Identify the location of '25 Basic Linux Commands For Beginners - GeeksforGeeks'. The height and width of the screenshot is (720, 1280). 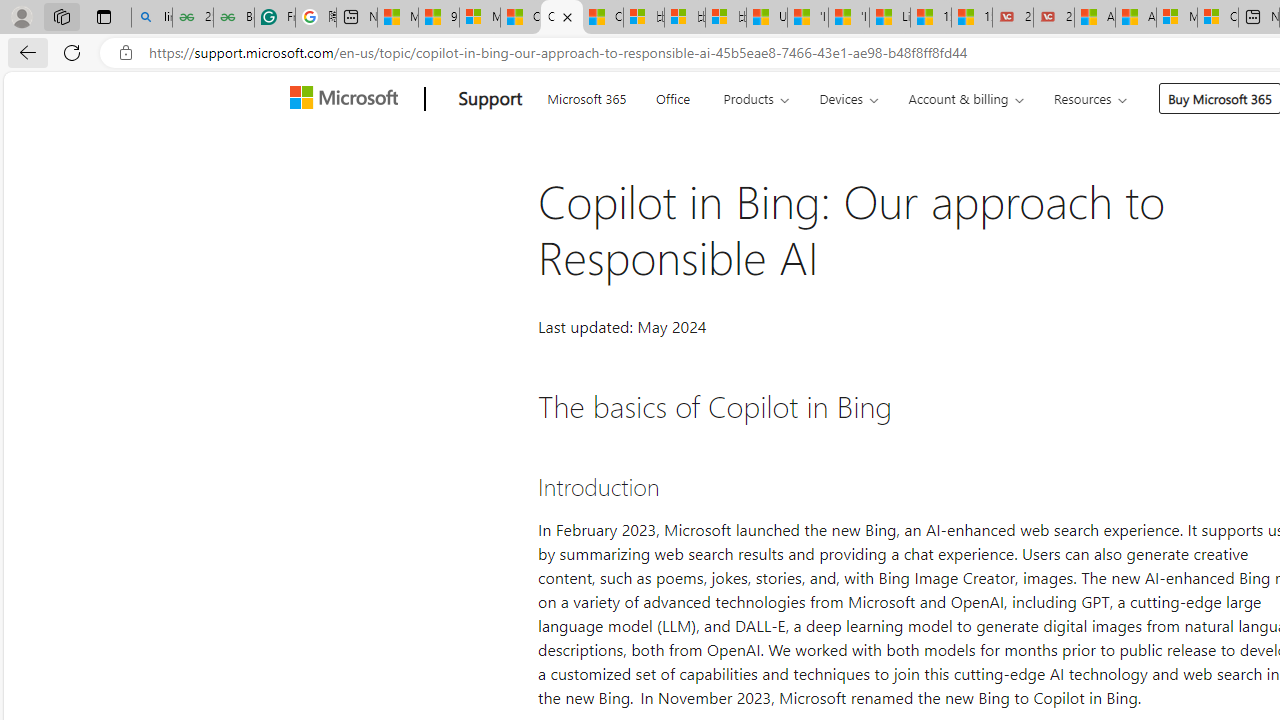
(192, 17).